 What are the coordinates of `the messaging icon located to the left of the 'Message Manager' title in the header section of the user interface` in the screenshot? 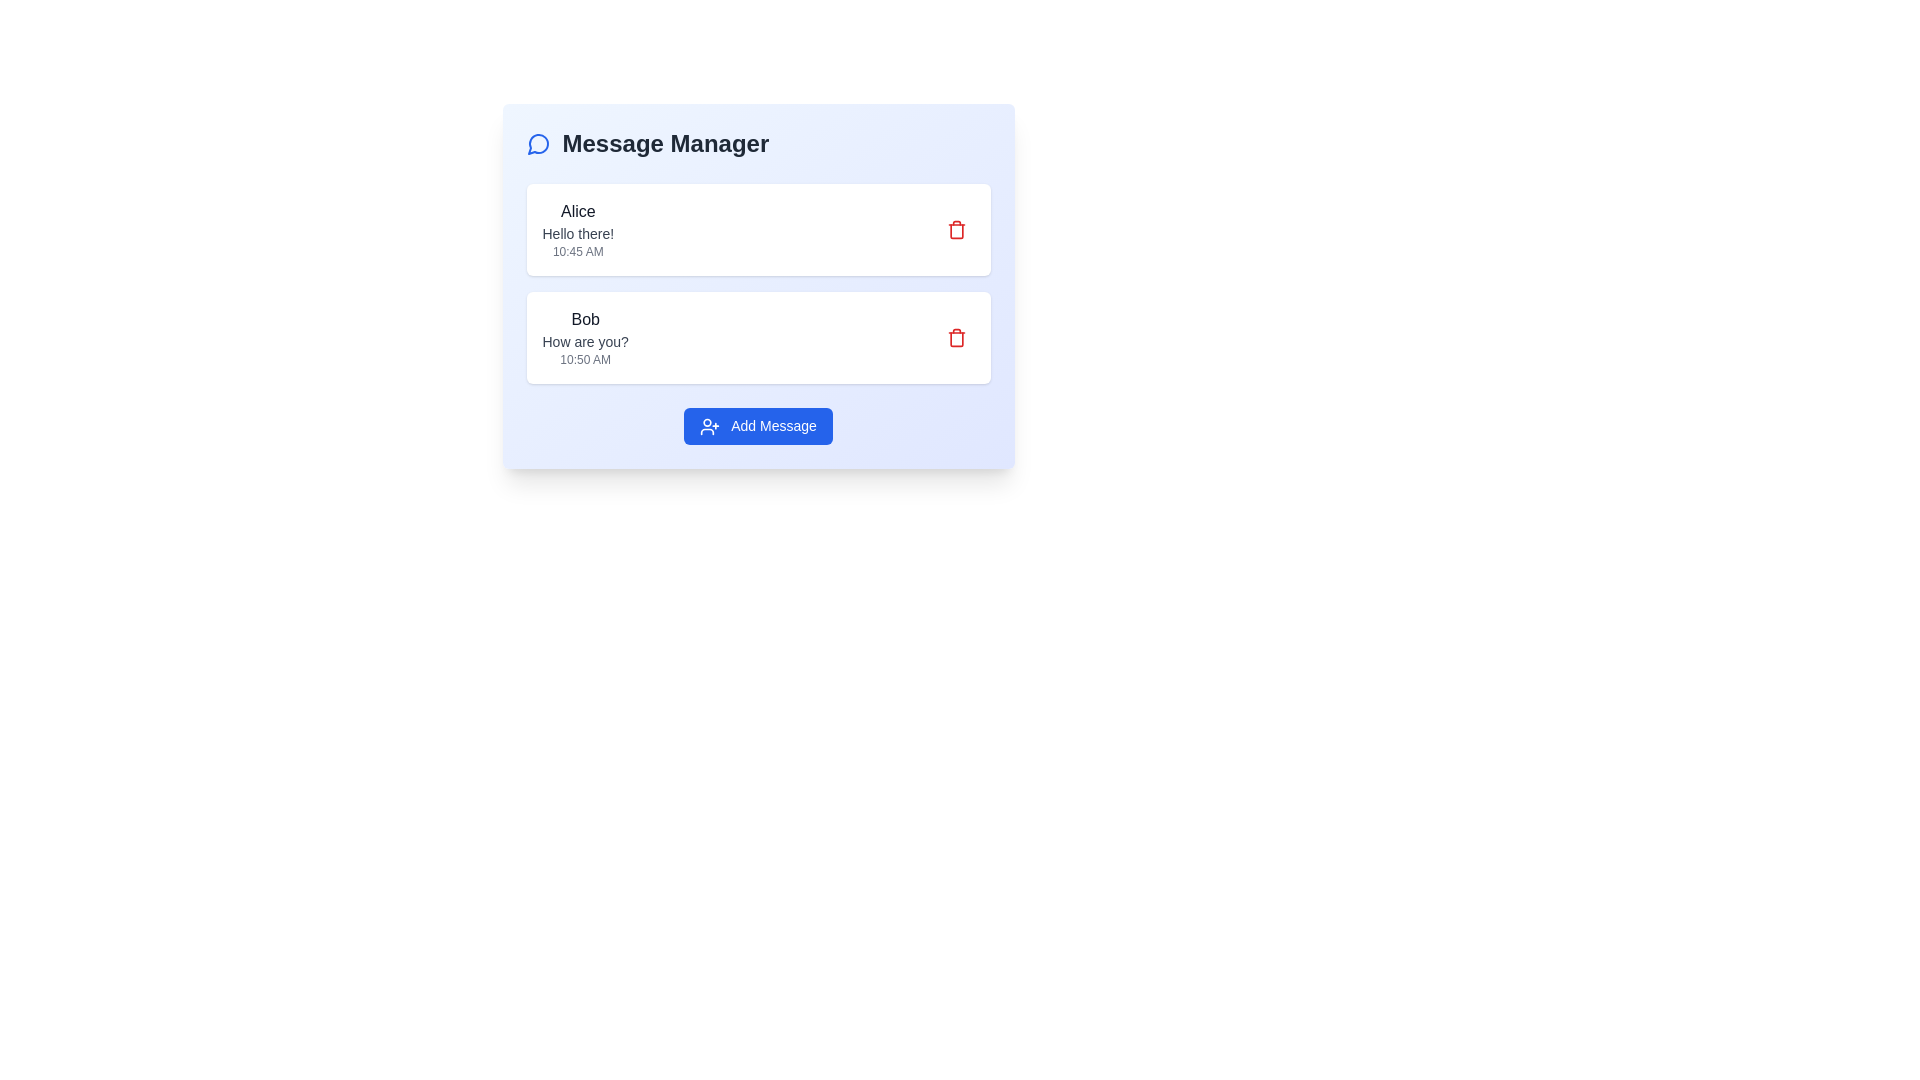 It's located at (538, 142).